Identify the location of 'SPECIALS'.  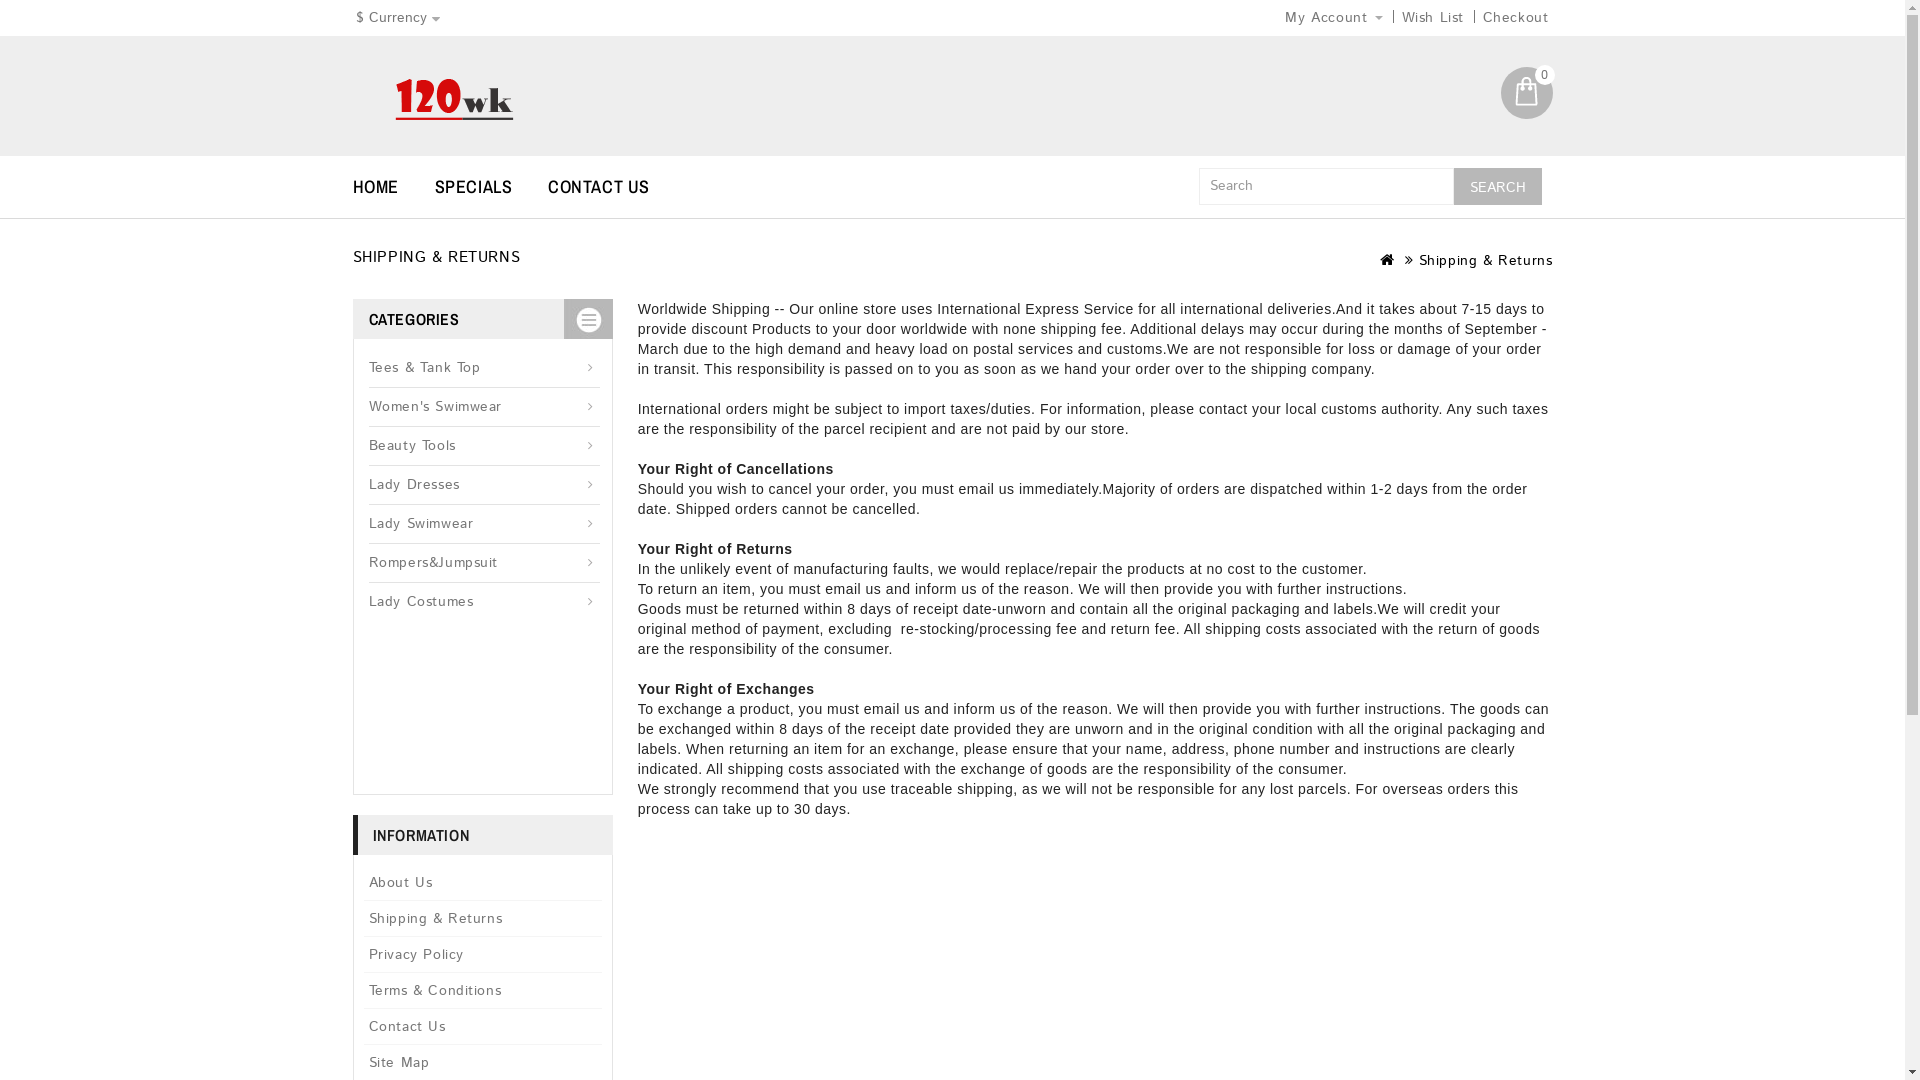
(489, 186).